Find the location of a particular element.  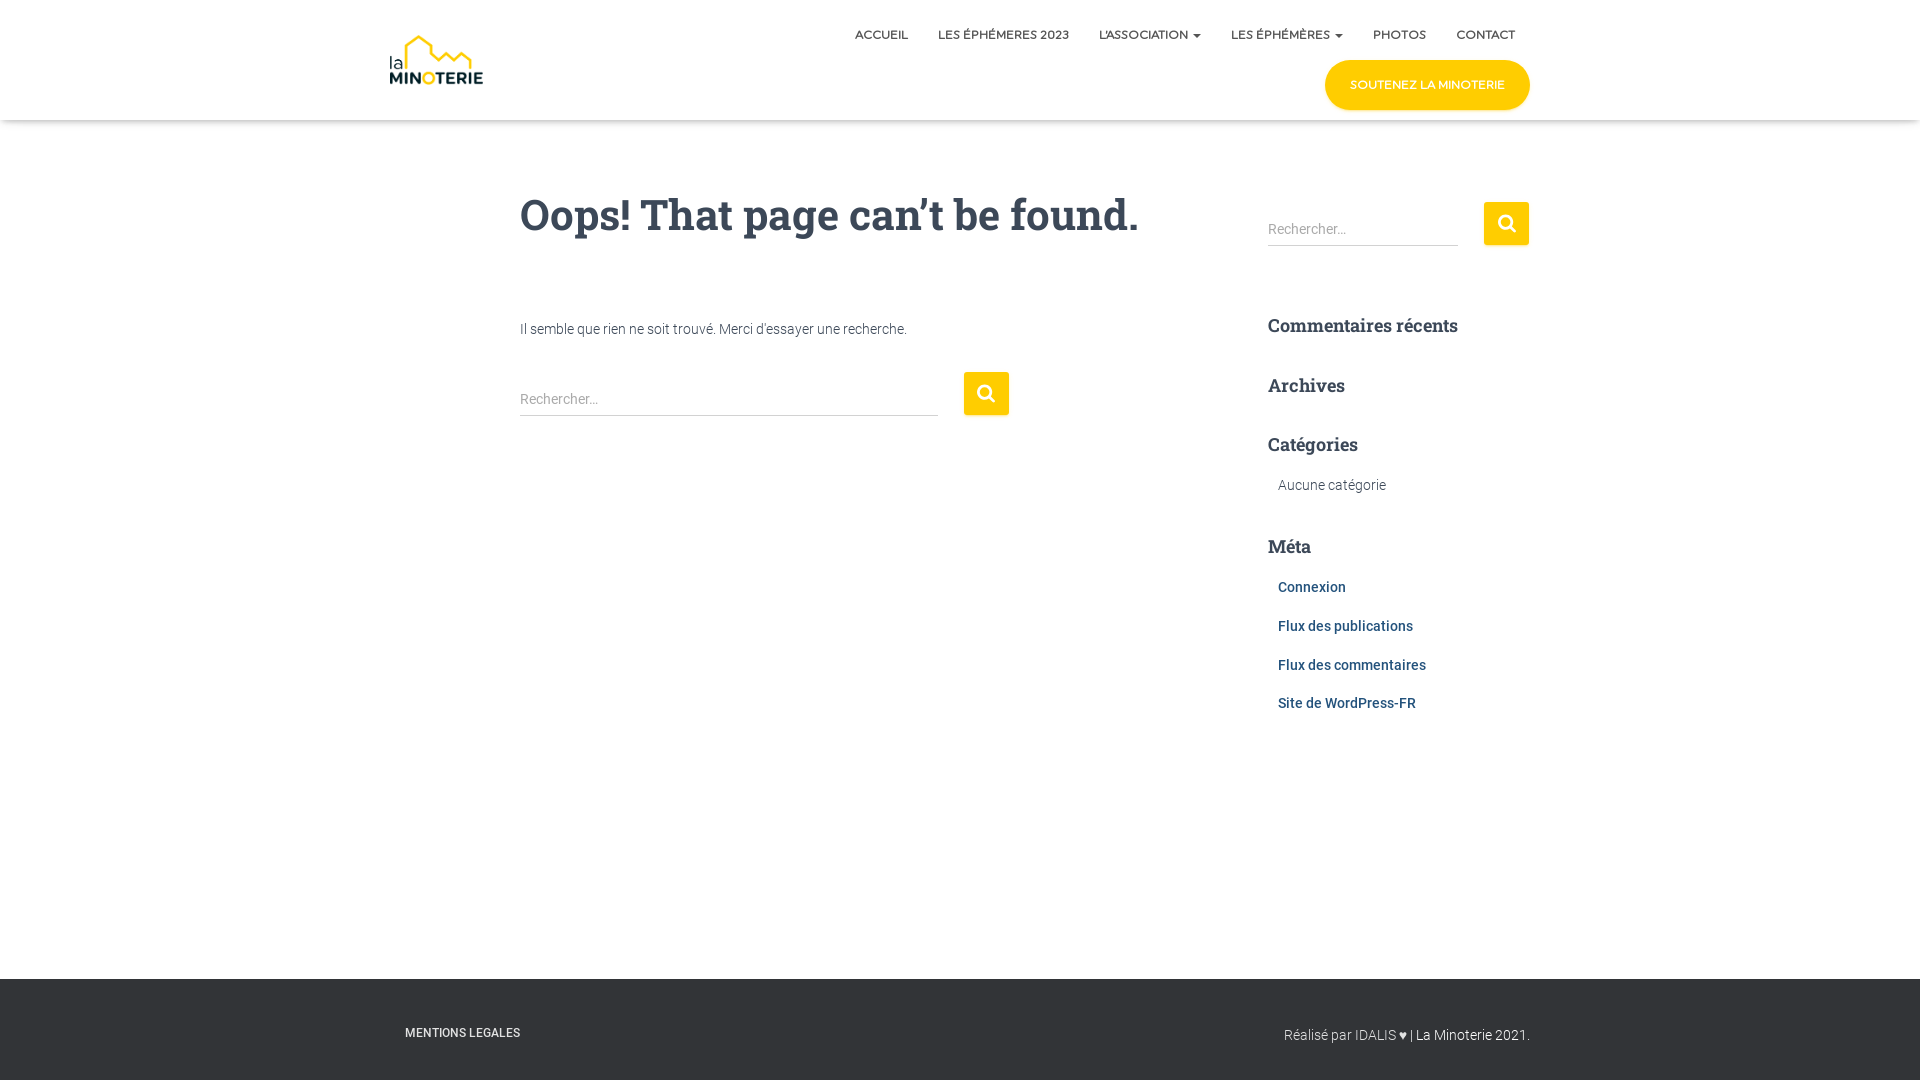

'Flux des publications' is located at coordinates (1345, 624).